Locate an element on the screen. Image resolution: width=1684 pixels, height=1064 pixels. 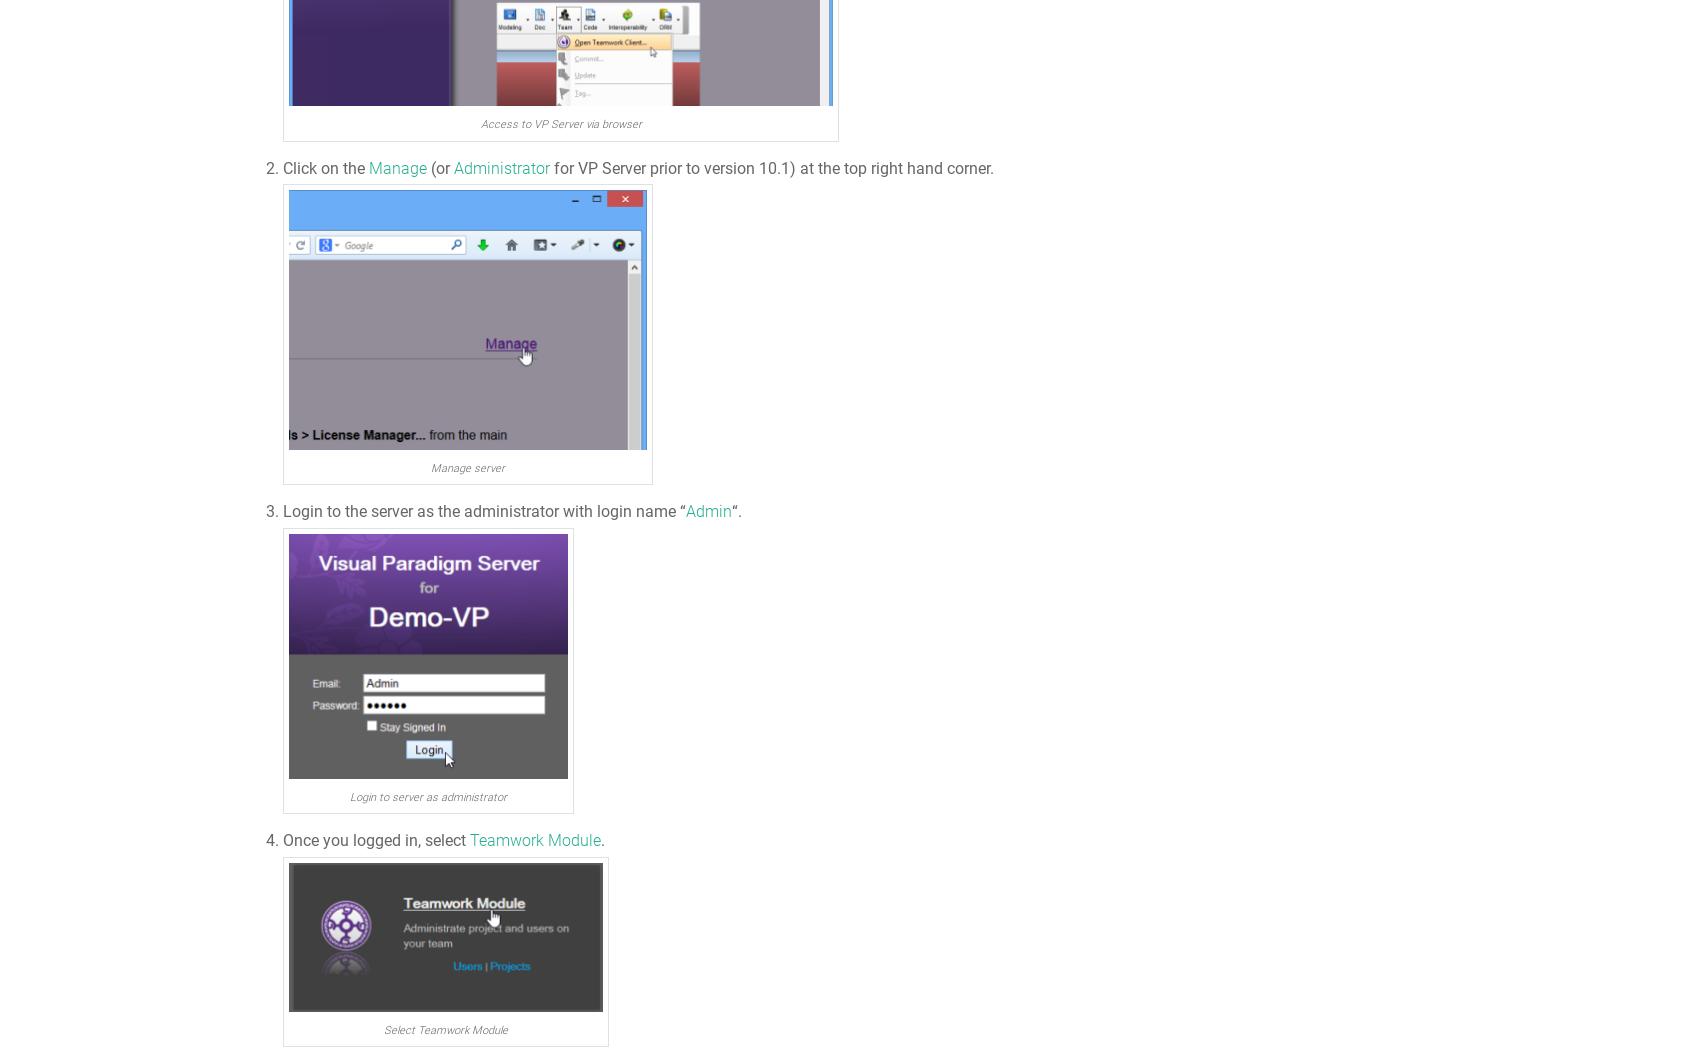
'.' is located at coordinates (602, 840).